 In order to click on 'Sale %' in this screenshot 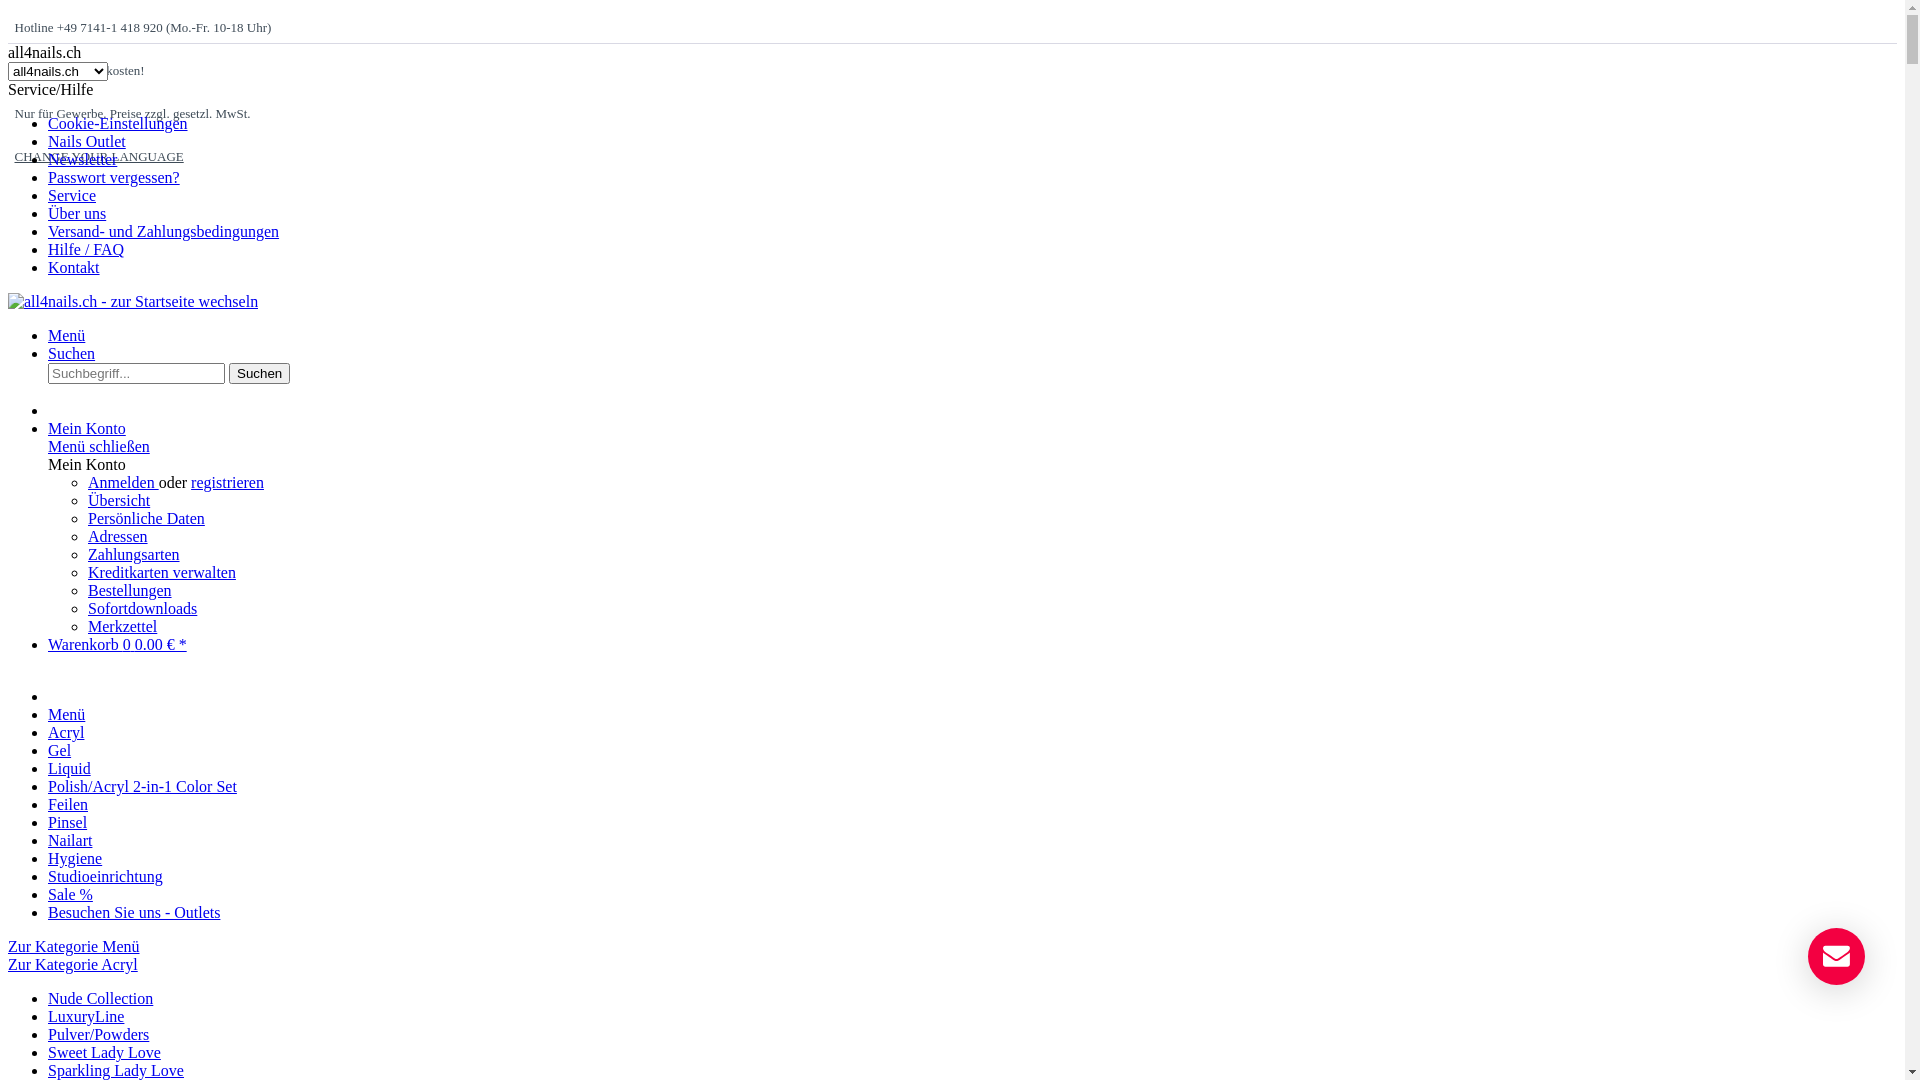, I will do `click(70, 893)`.